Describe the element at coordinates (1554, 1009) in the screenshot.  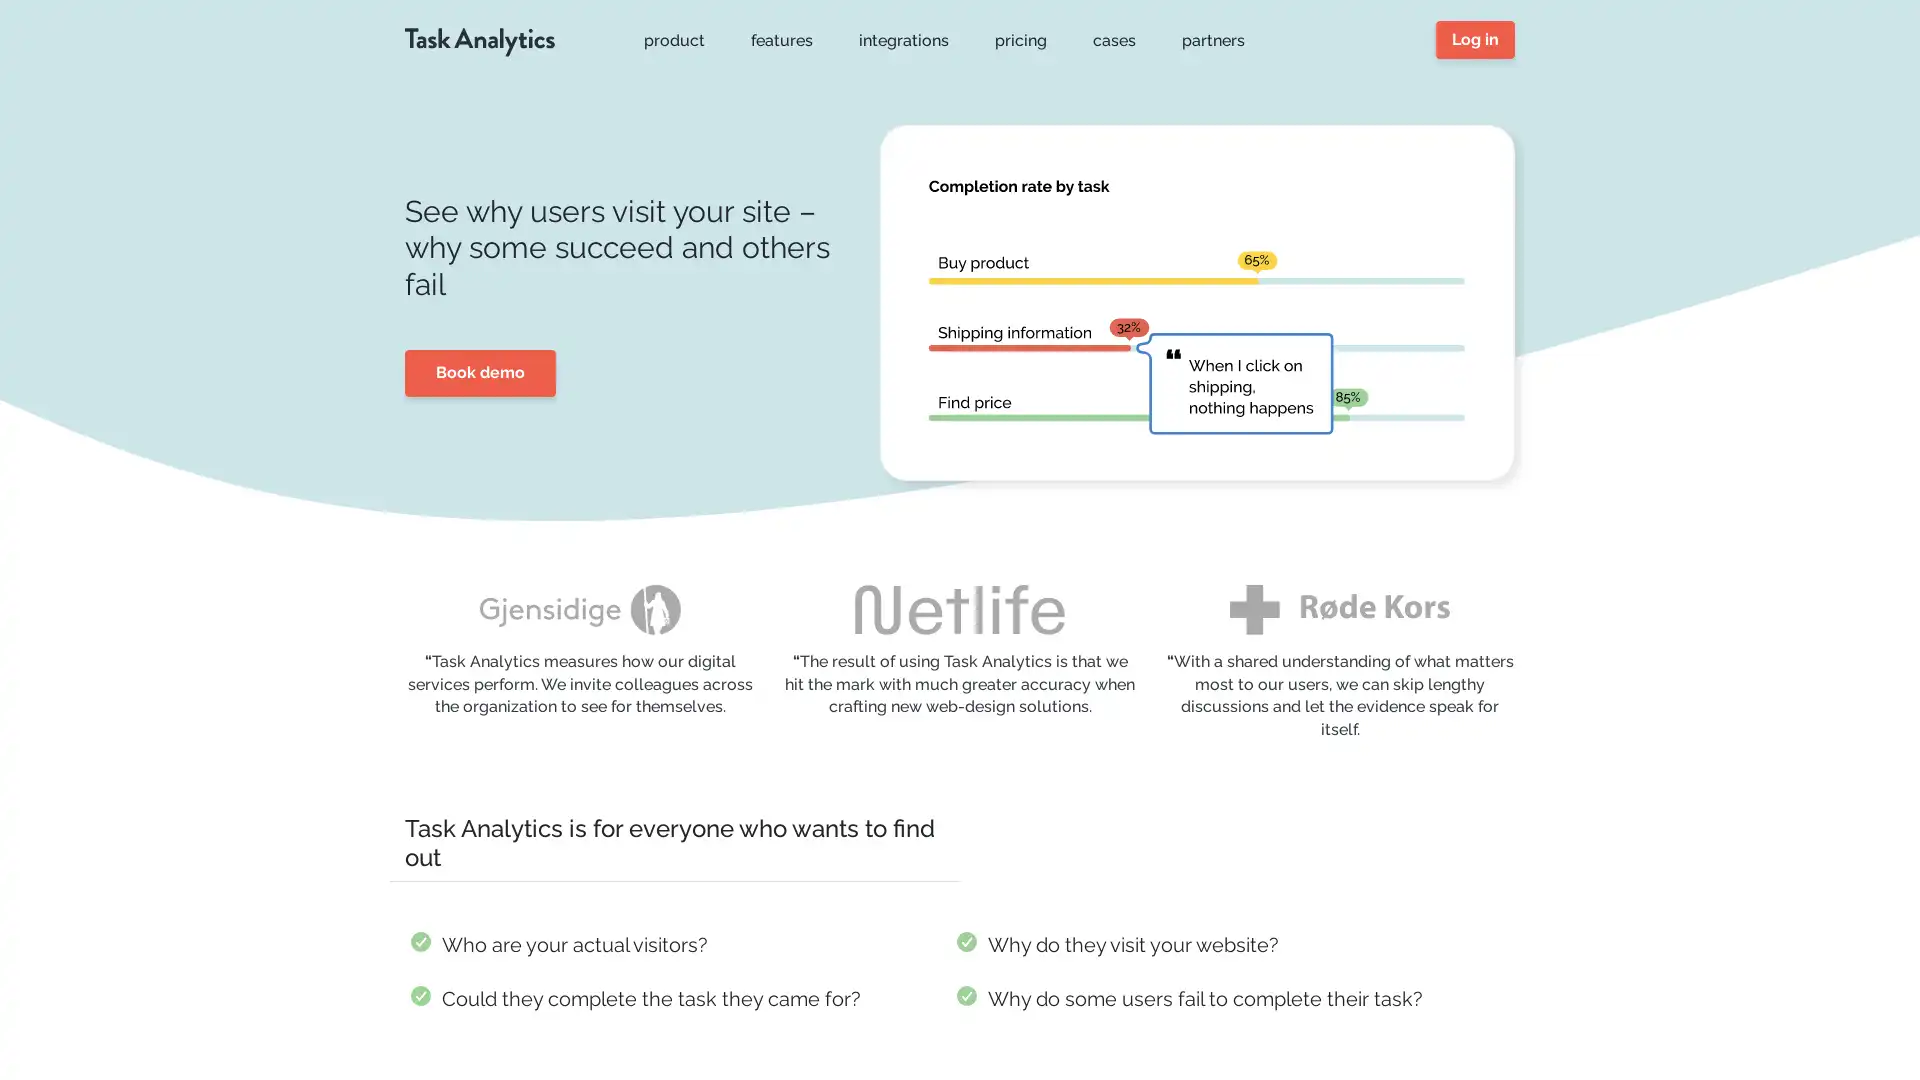
I see `Ok` at that location.